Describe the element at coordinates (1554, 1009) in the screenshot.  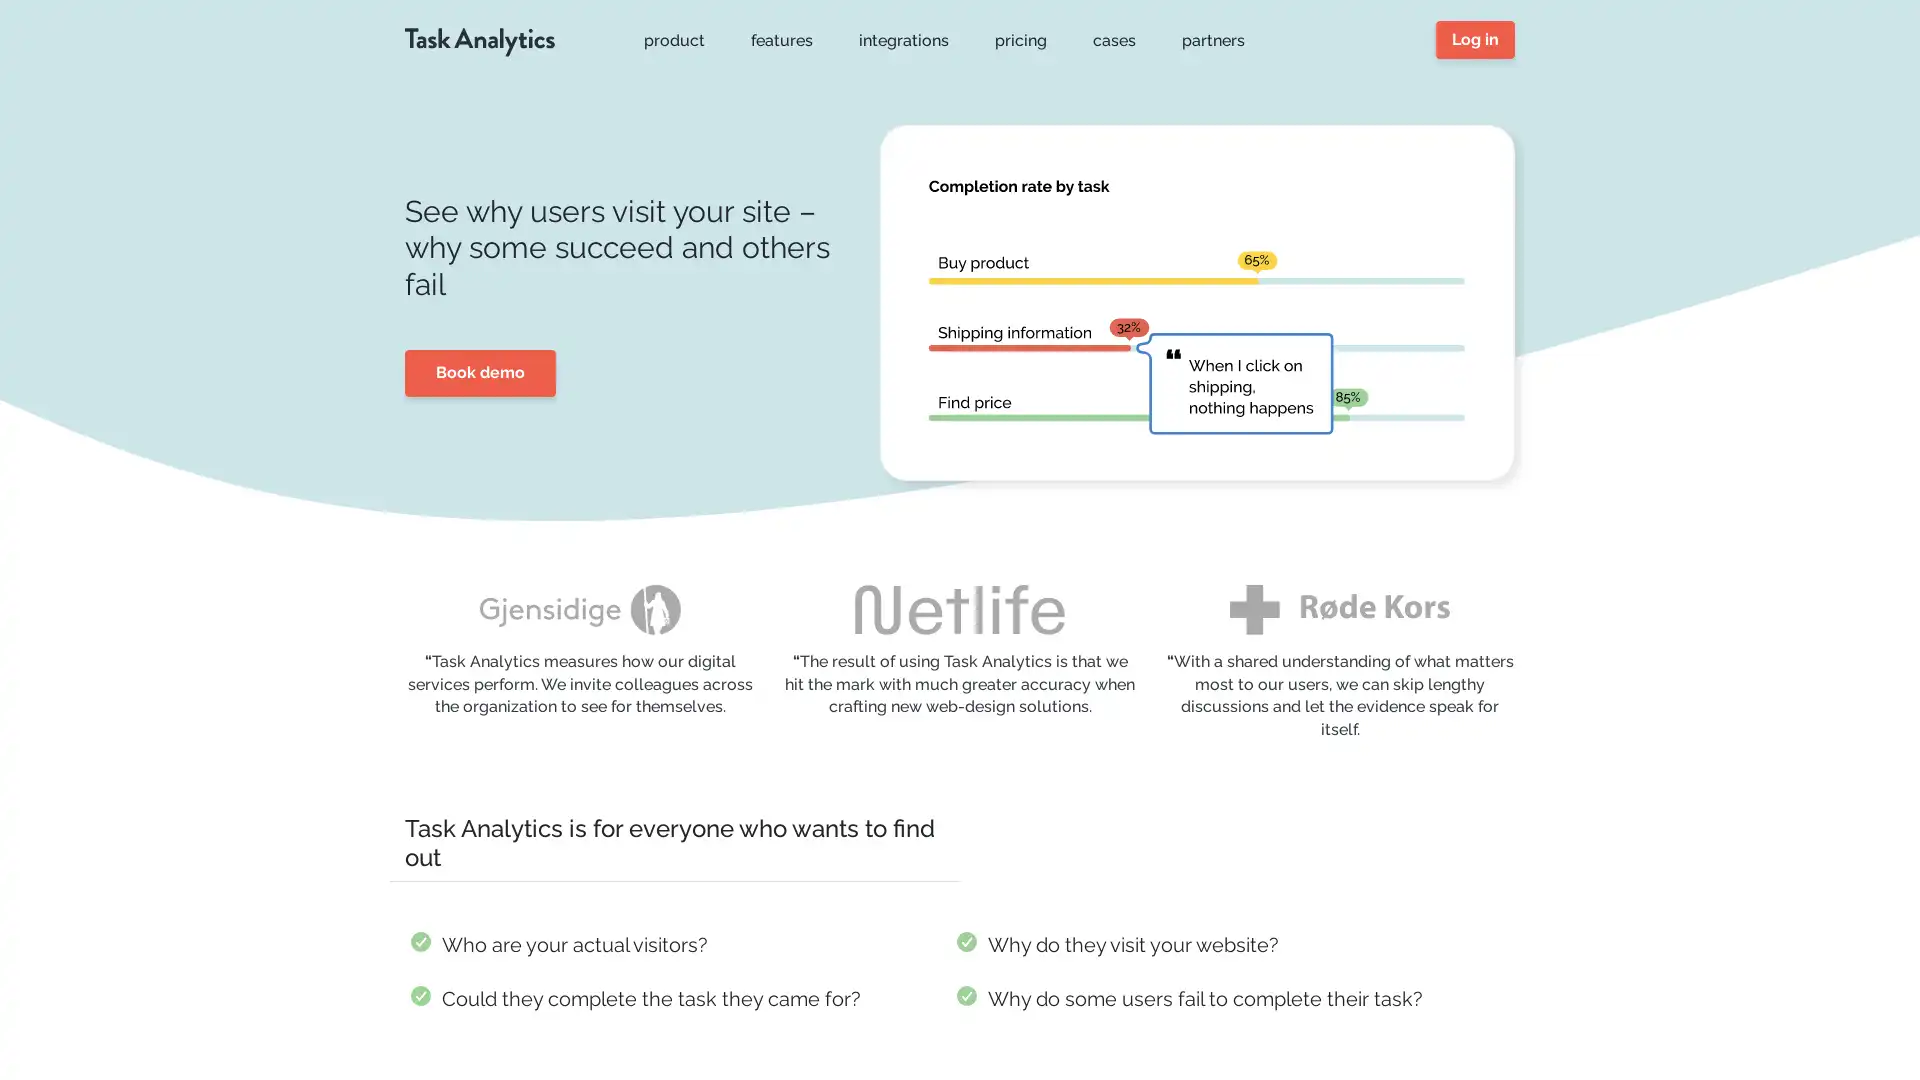
I see `Ok` at that location.